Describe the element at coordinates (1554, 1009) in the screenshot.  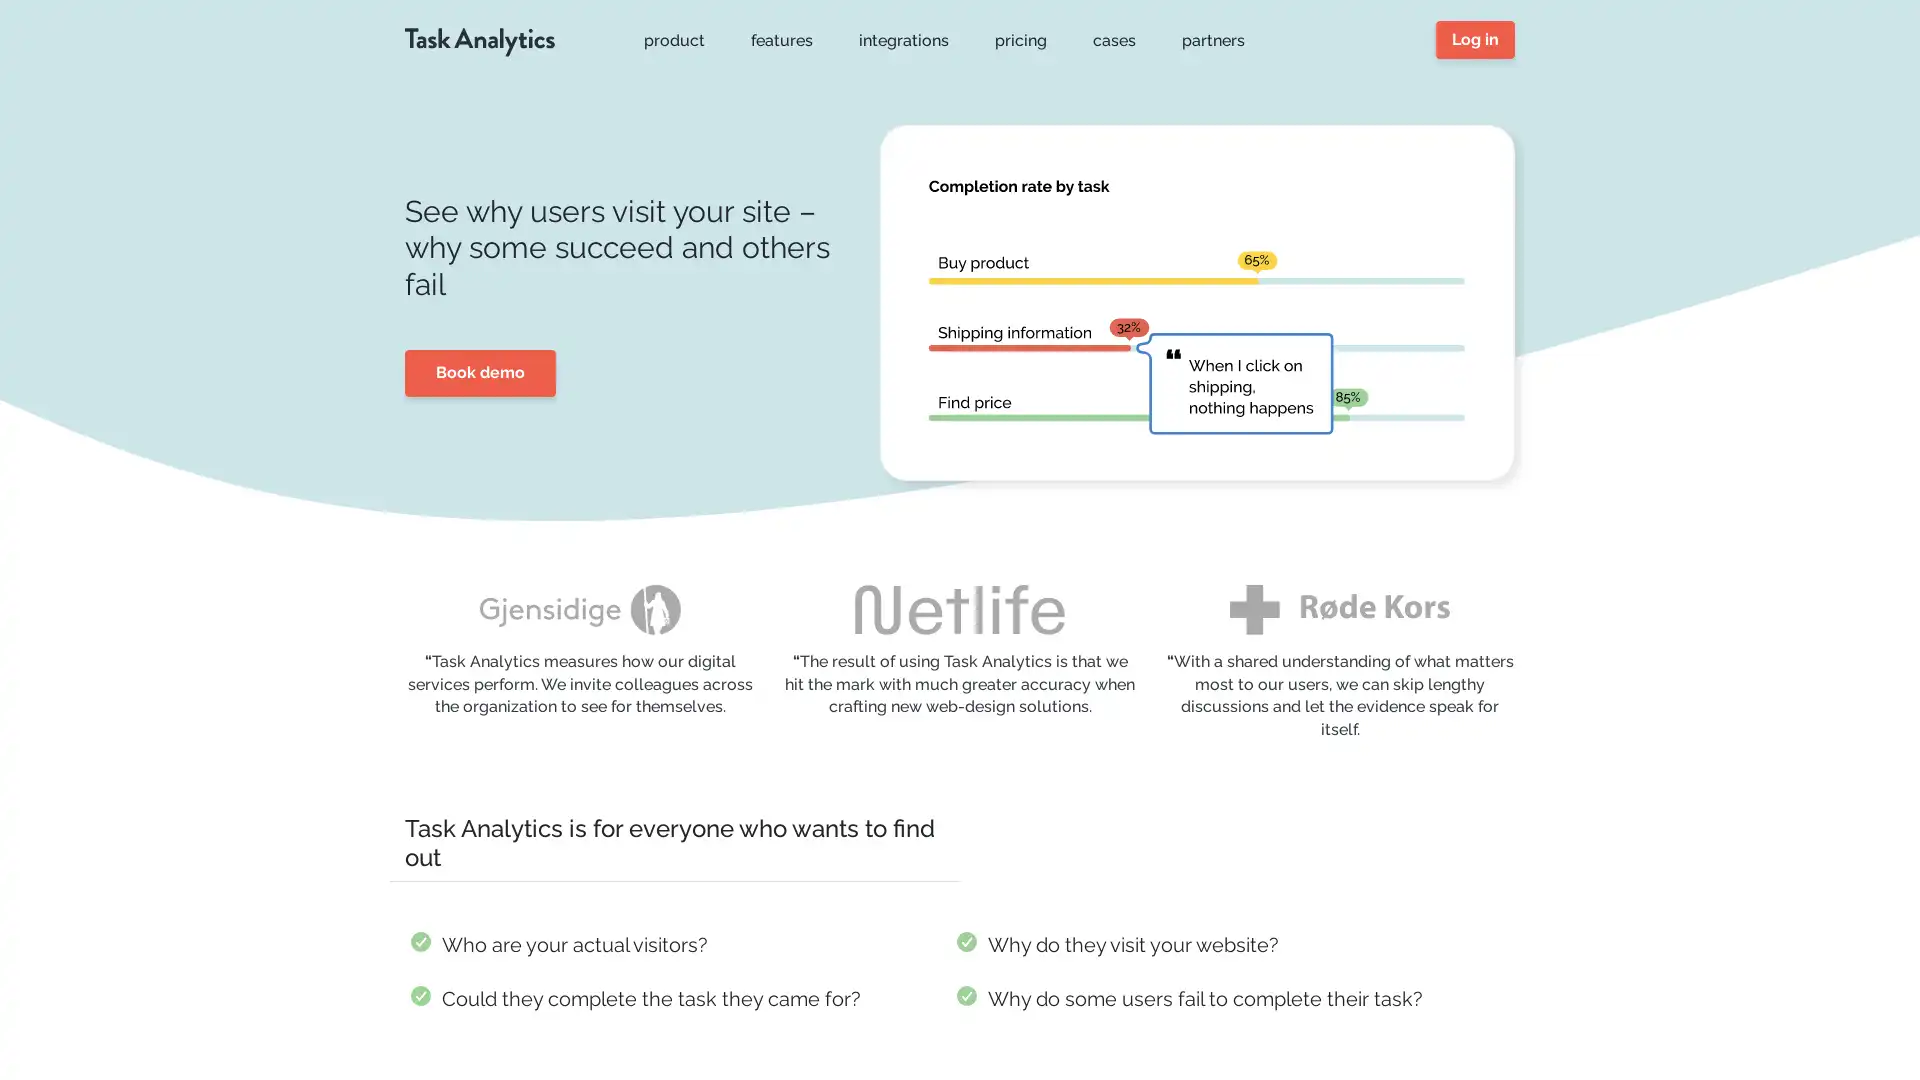
I see `Ok` at that location.